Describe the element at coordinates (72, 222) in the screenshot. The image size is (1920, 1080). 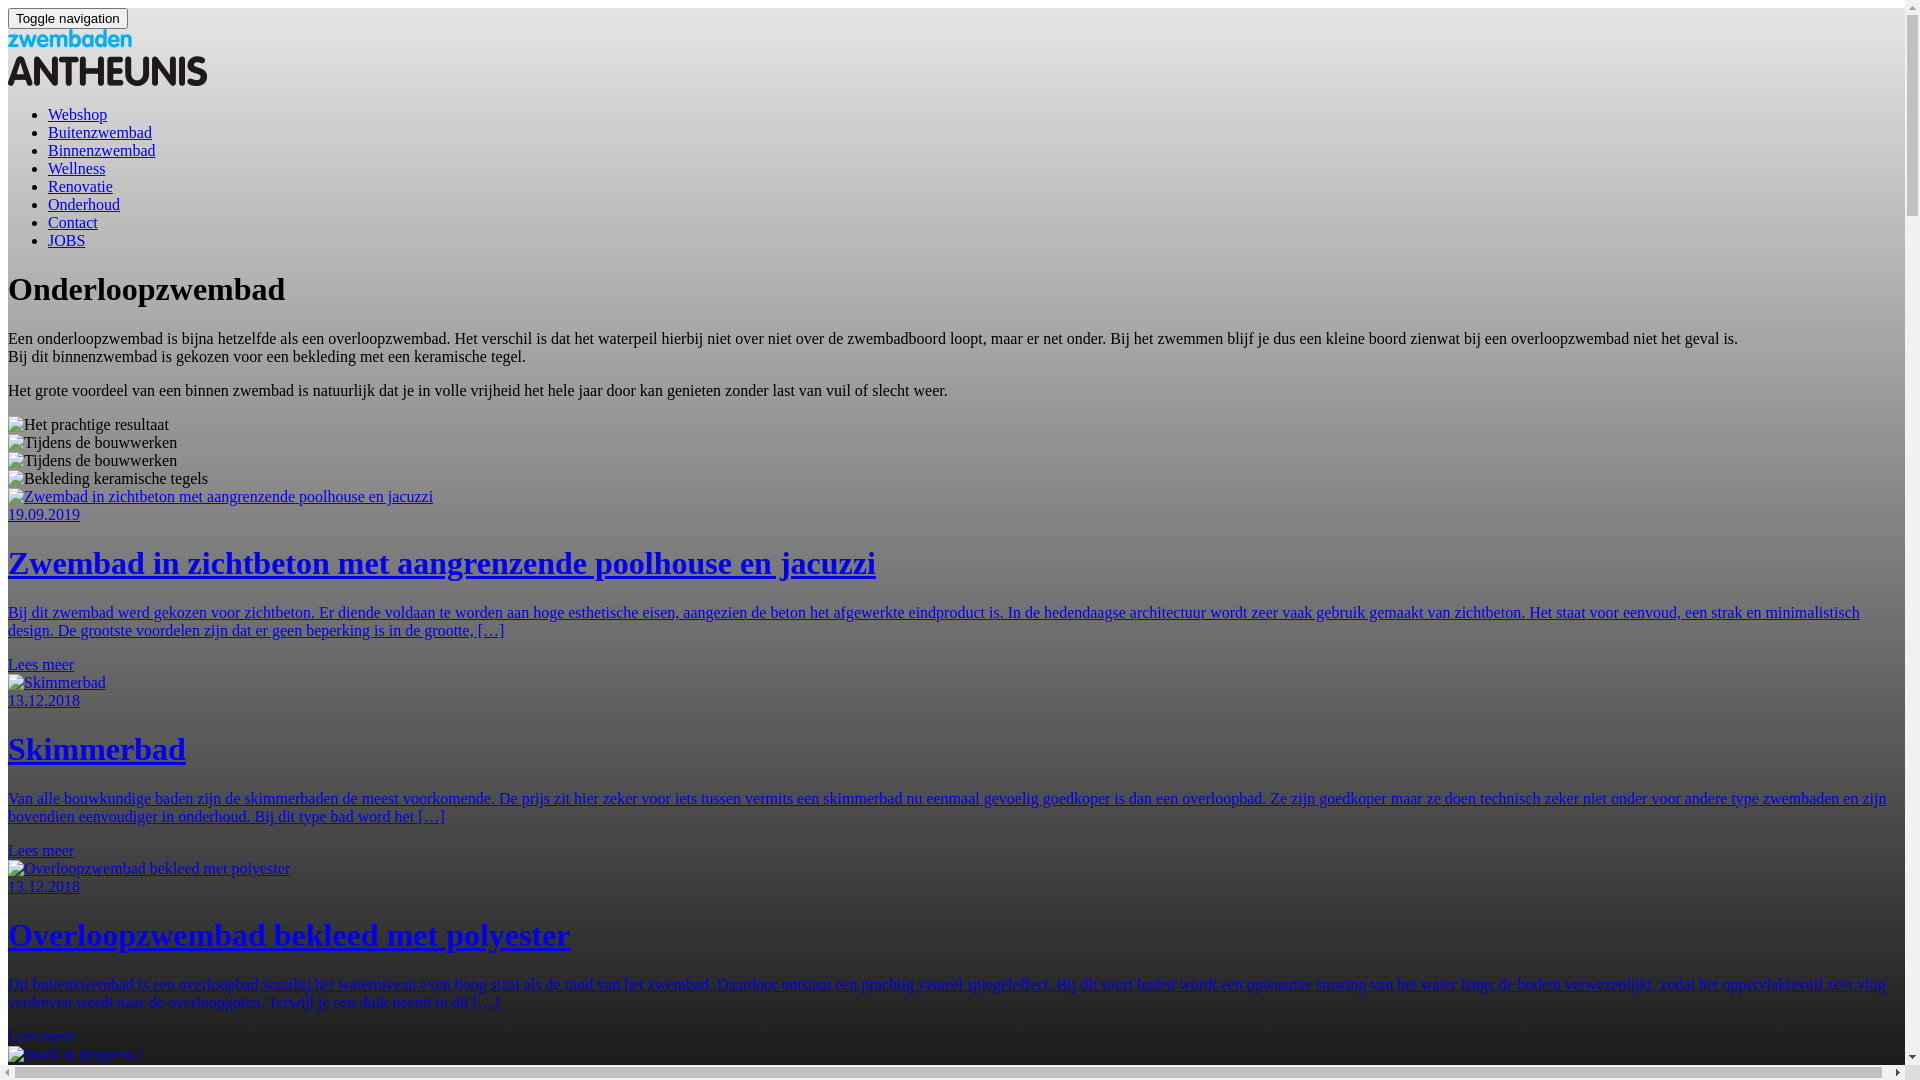
I see `'Contact'` at that location.